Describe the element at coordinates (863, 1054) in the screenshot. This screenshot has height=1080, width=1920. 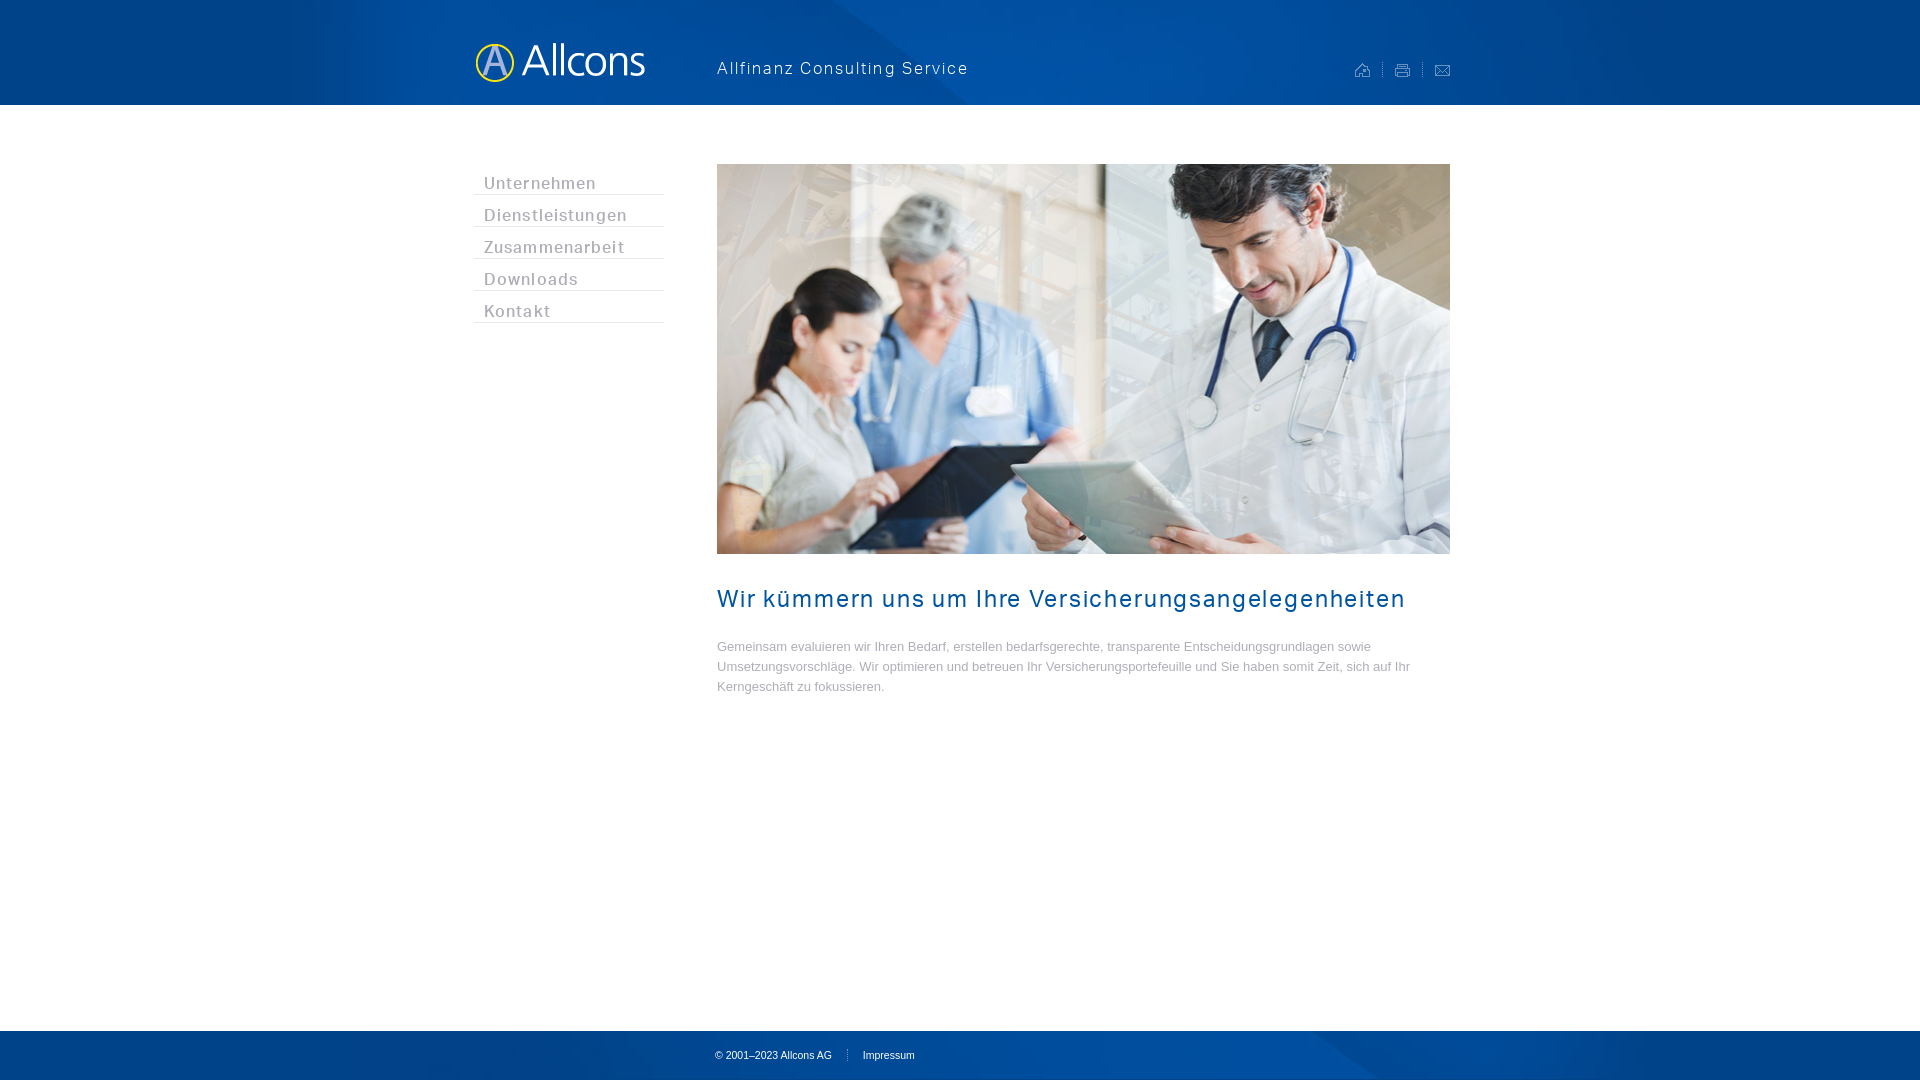
I see `'Impressum'` at that location.